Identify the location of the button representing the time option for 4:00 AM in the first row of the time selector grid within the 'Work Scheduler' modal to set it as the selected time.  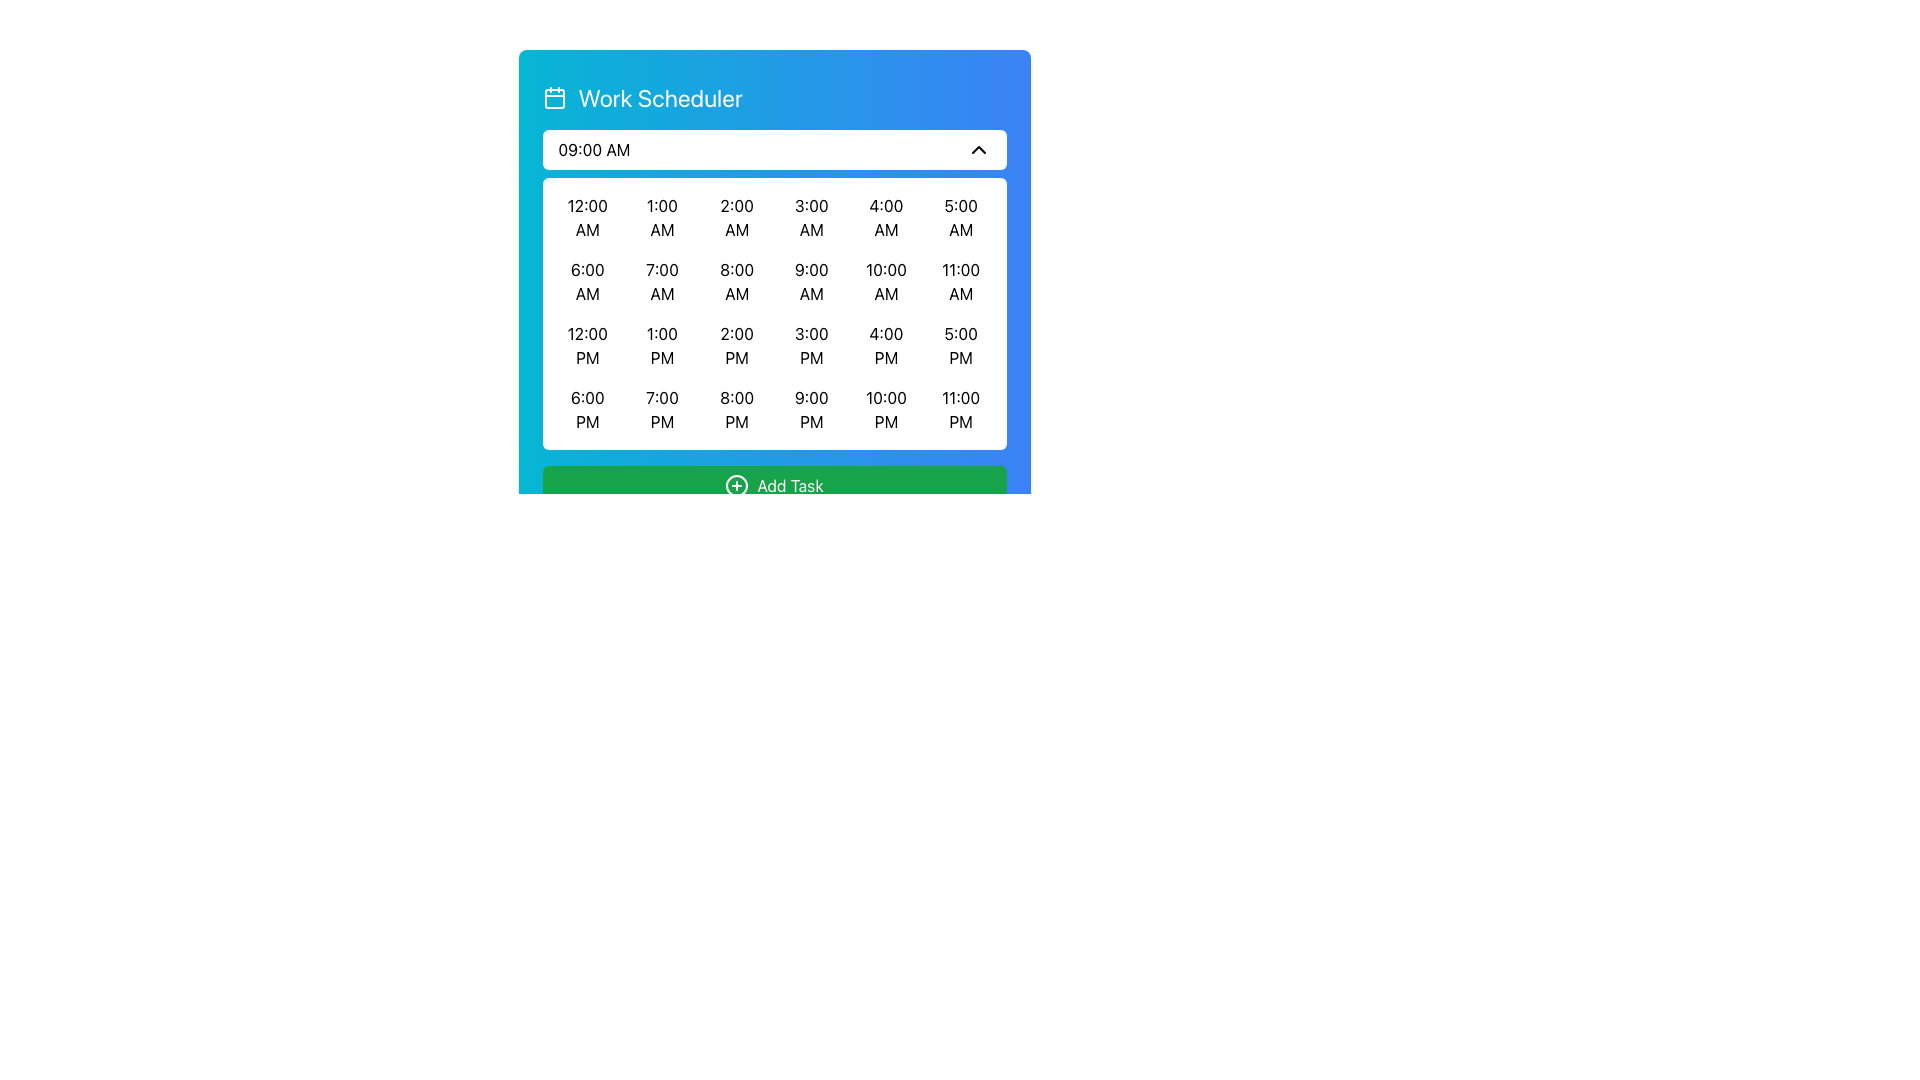
(885, 218).